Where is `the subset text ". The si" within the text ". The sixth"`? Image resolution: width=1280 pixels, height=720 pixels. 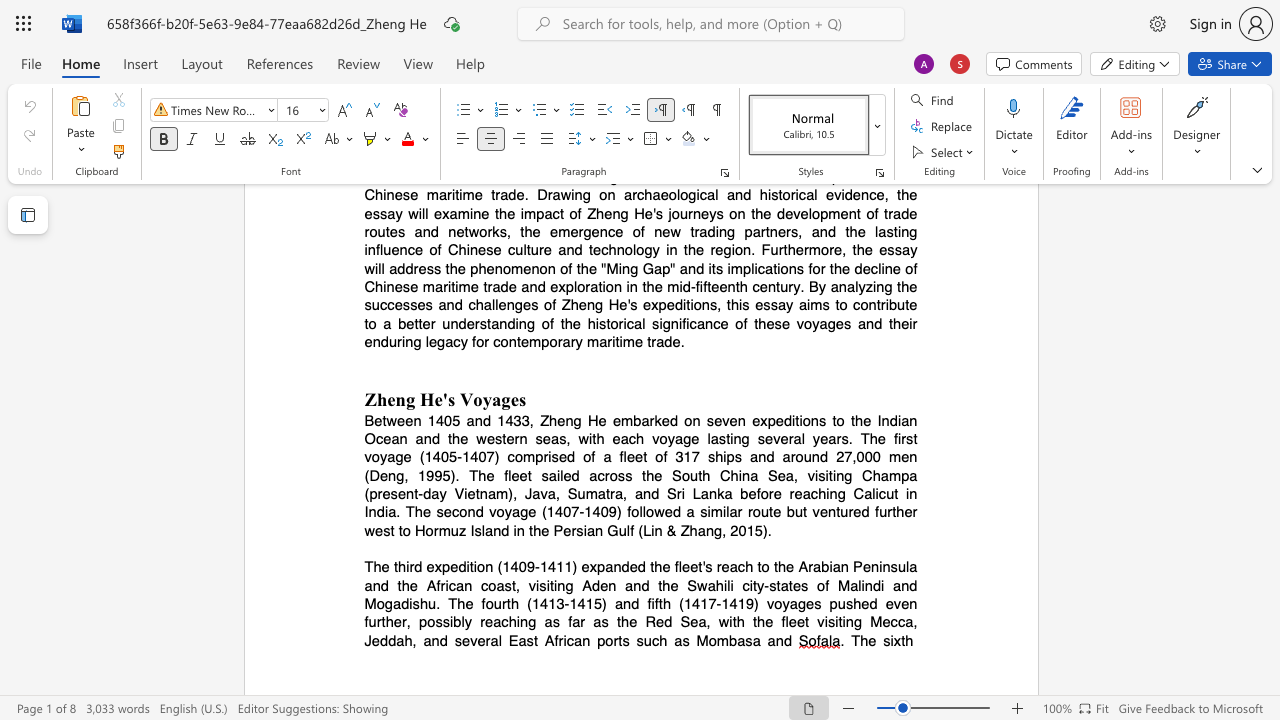
the subset text ". The si" within the text ". The sixth" is located at coordinates (840, 640).